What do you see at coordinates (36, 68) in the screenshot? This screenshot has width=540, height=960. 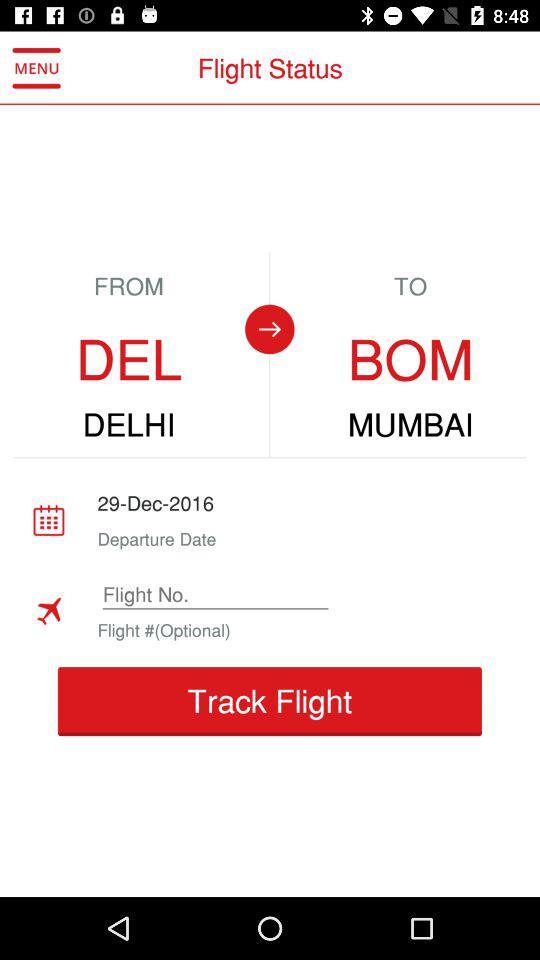 I see `the icon to the left of the flight status item` at bounding box center [36, 68].